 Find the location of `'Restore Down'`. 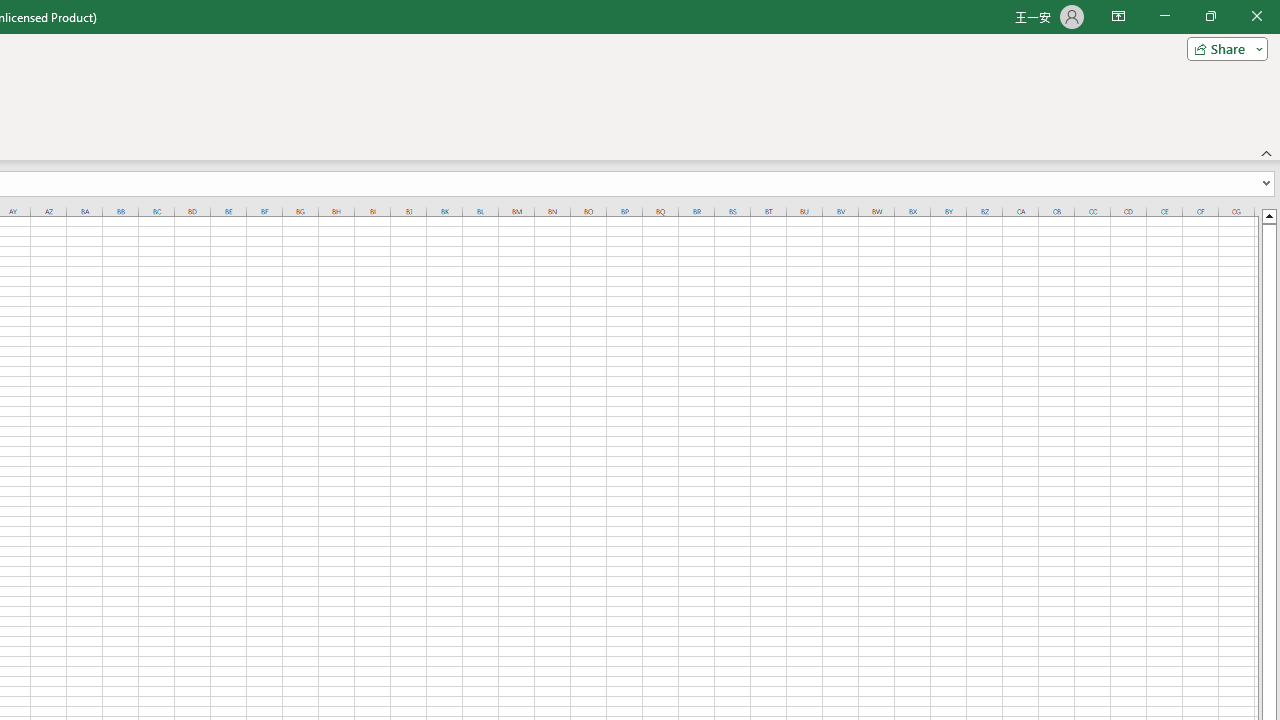

'Restore Down' is located at coordinates (1209, 16).